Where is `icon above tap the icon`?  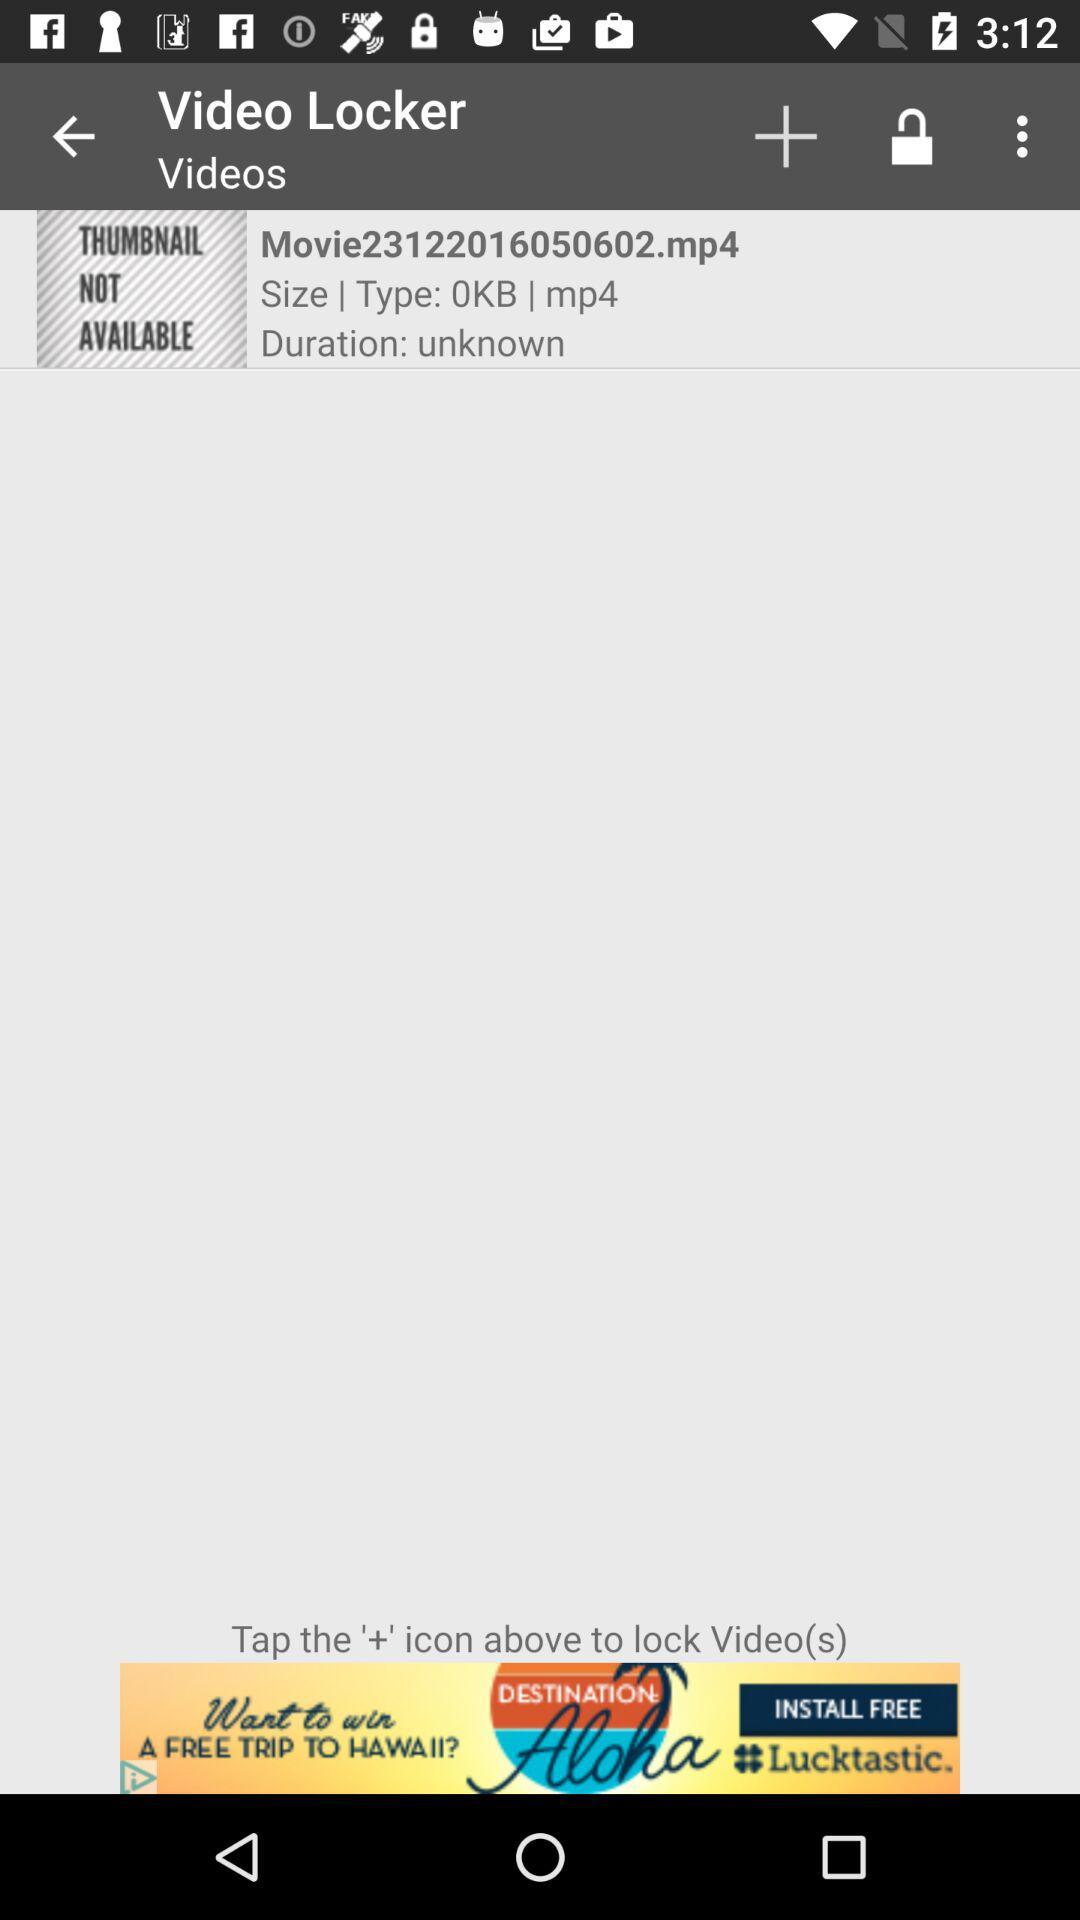 icon above tap the icon is located at coordinates (411, 341).